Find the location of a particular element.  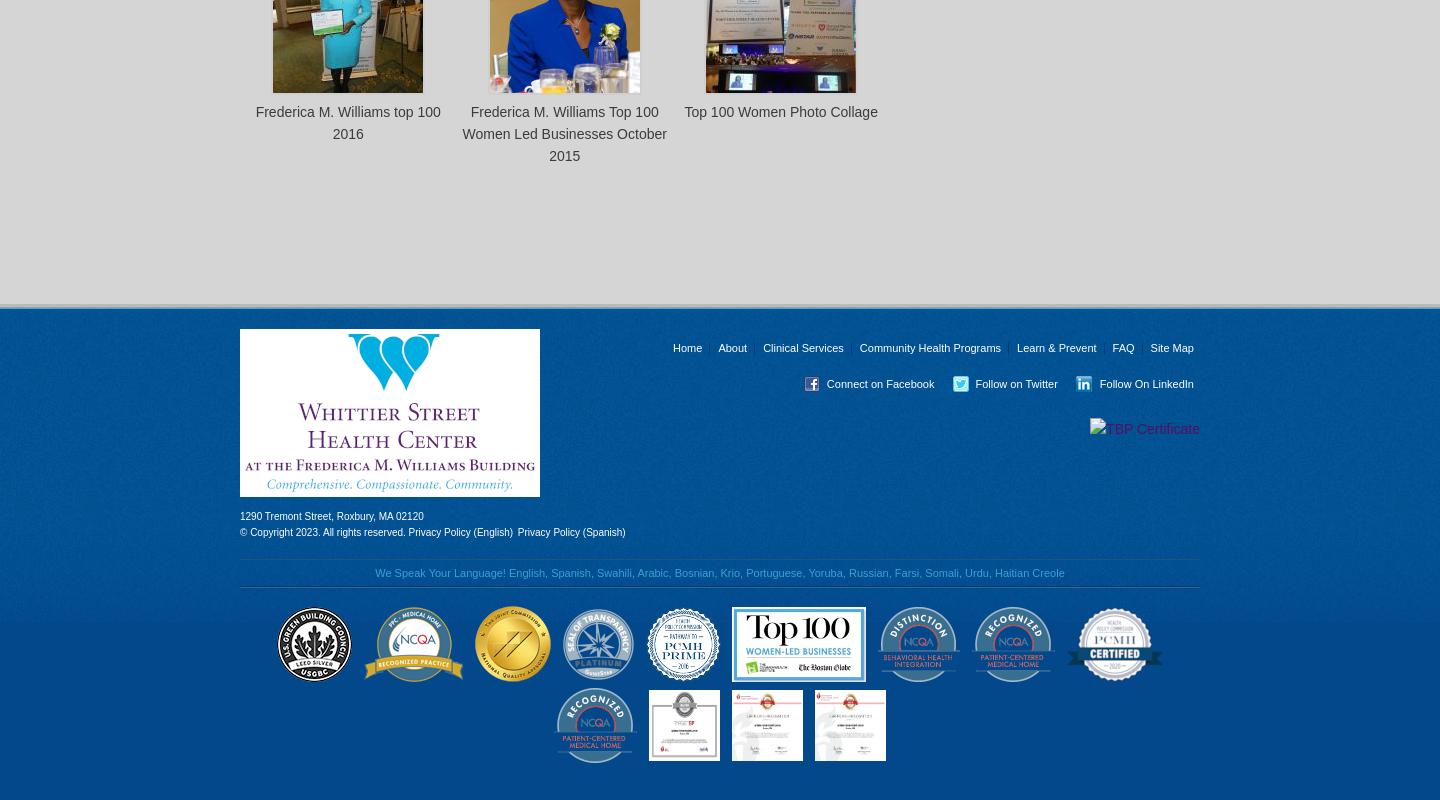

'Top 100 Women Photo Collage' is located at coordinates (779, 111).